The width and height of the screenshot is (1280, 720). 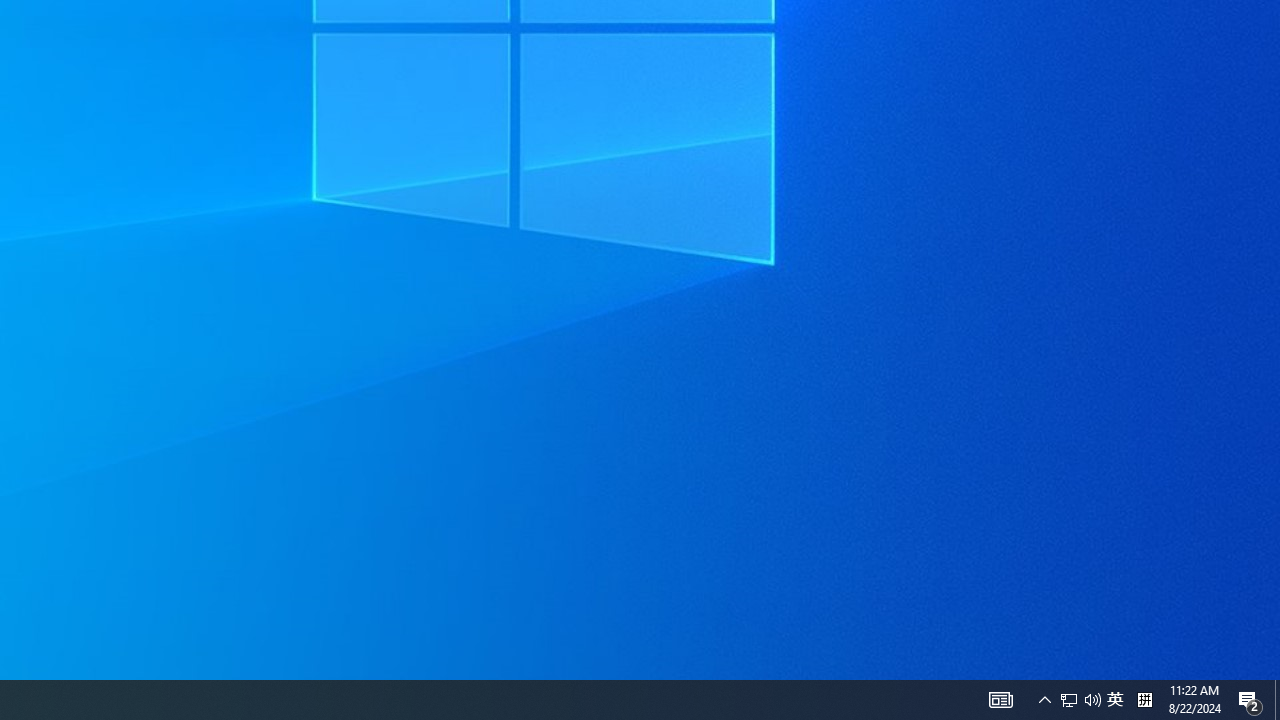 I want to click on 'Action Center, 2 new notifications', so click(x=1250, y=698).